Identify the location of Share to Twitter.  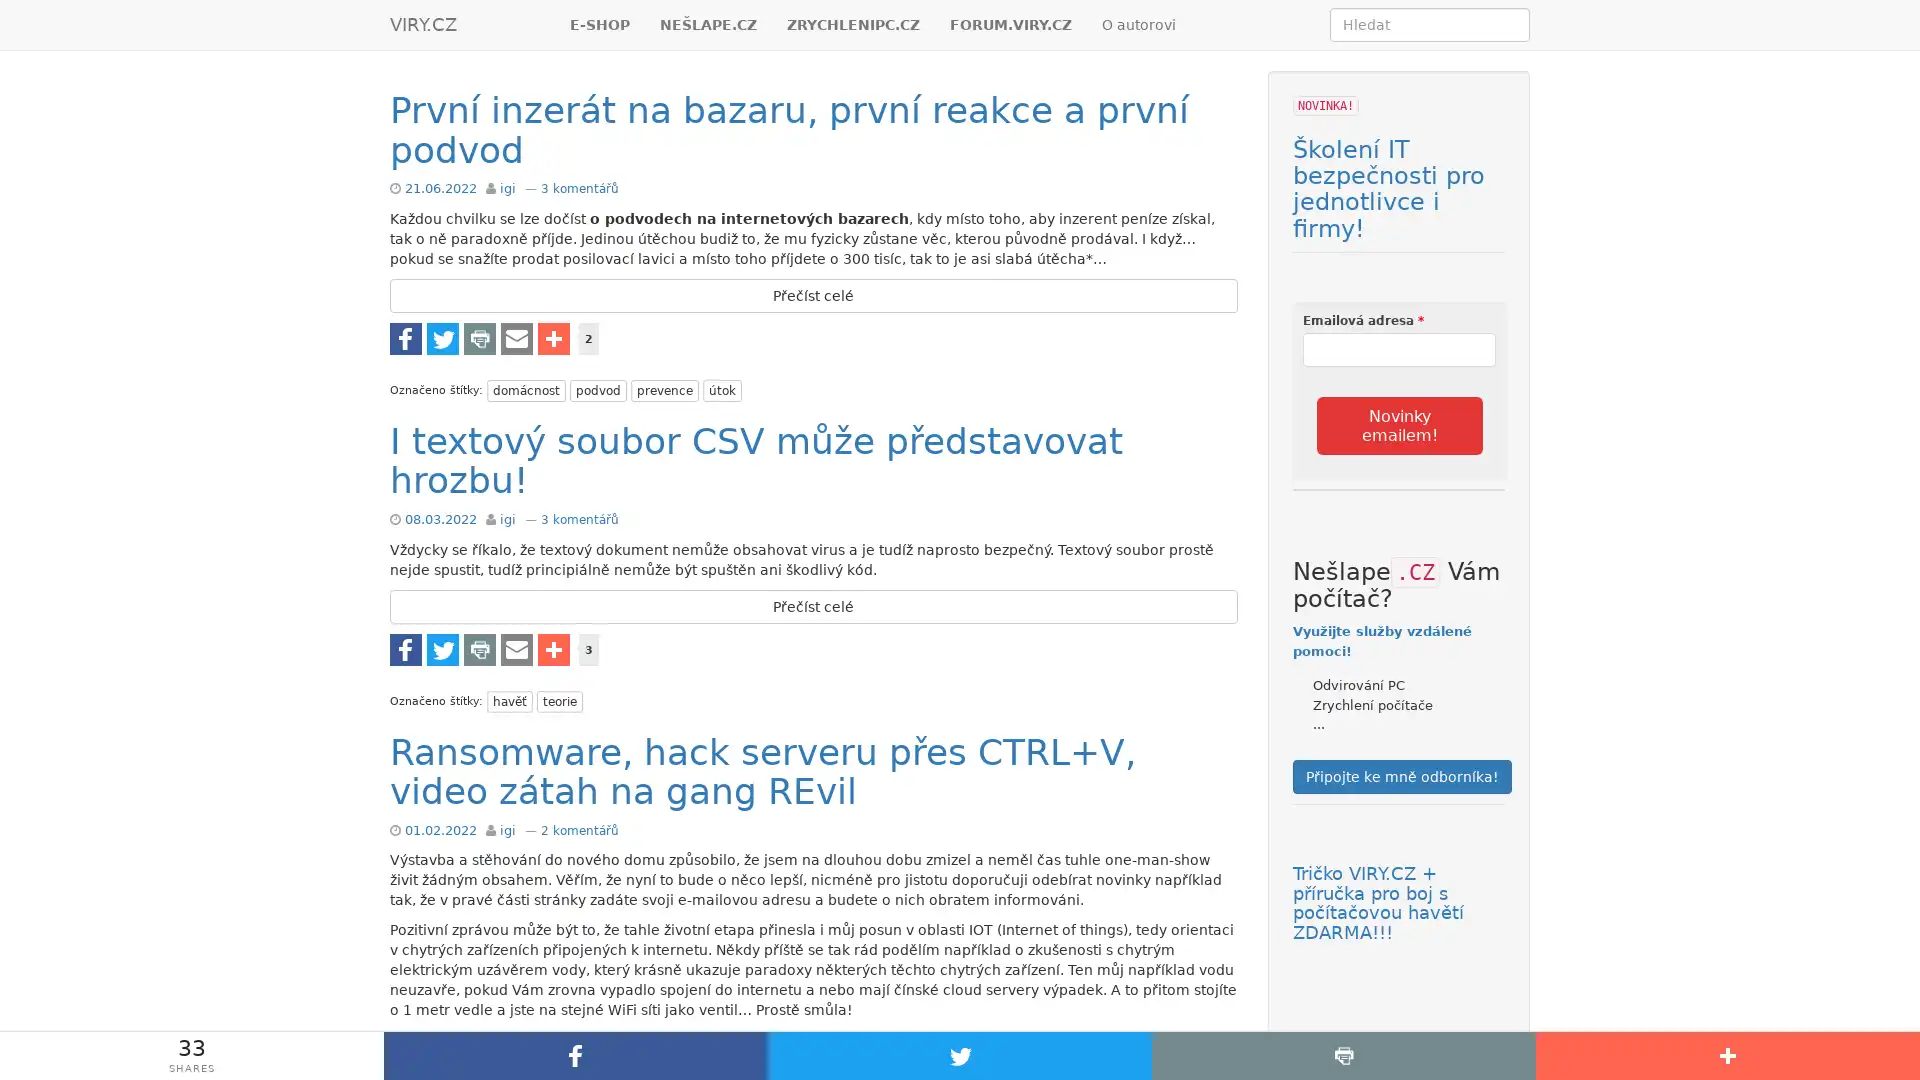
(441, 648).